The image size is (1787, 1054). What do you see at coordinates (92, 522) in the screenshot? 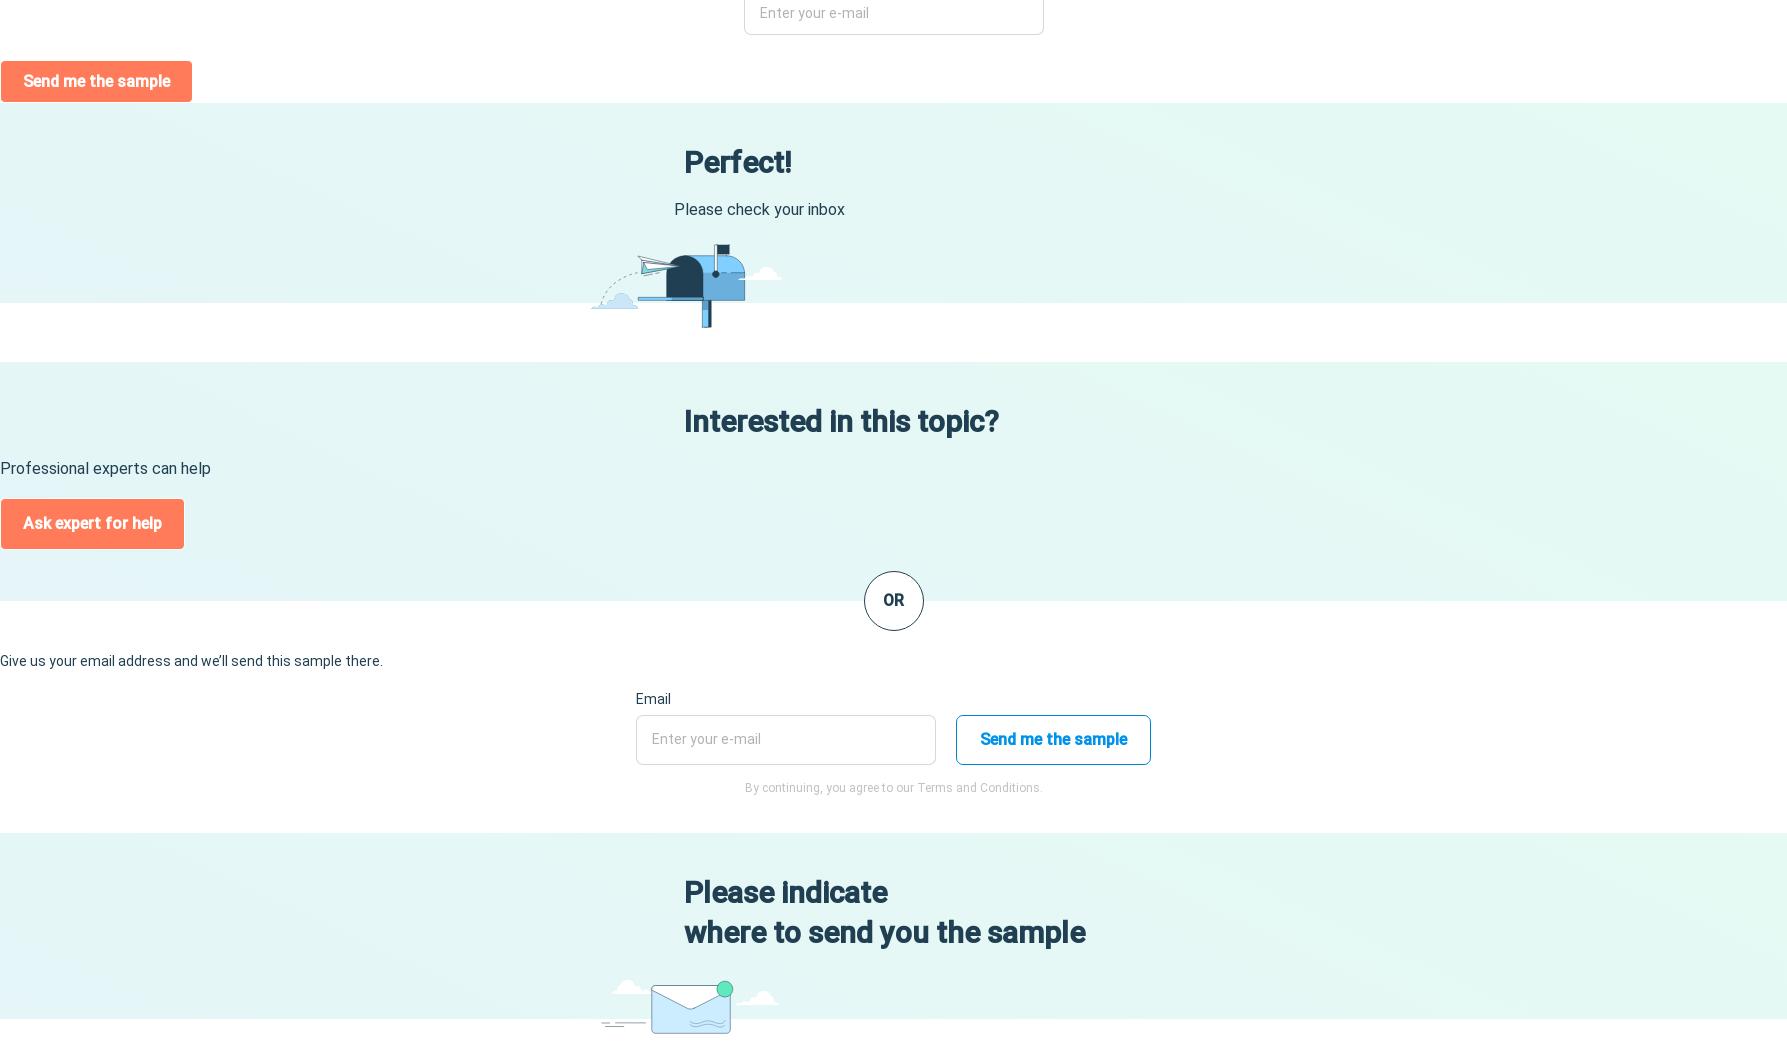
I see `'Ask expert for help'` at bounding box center [92, 522].